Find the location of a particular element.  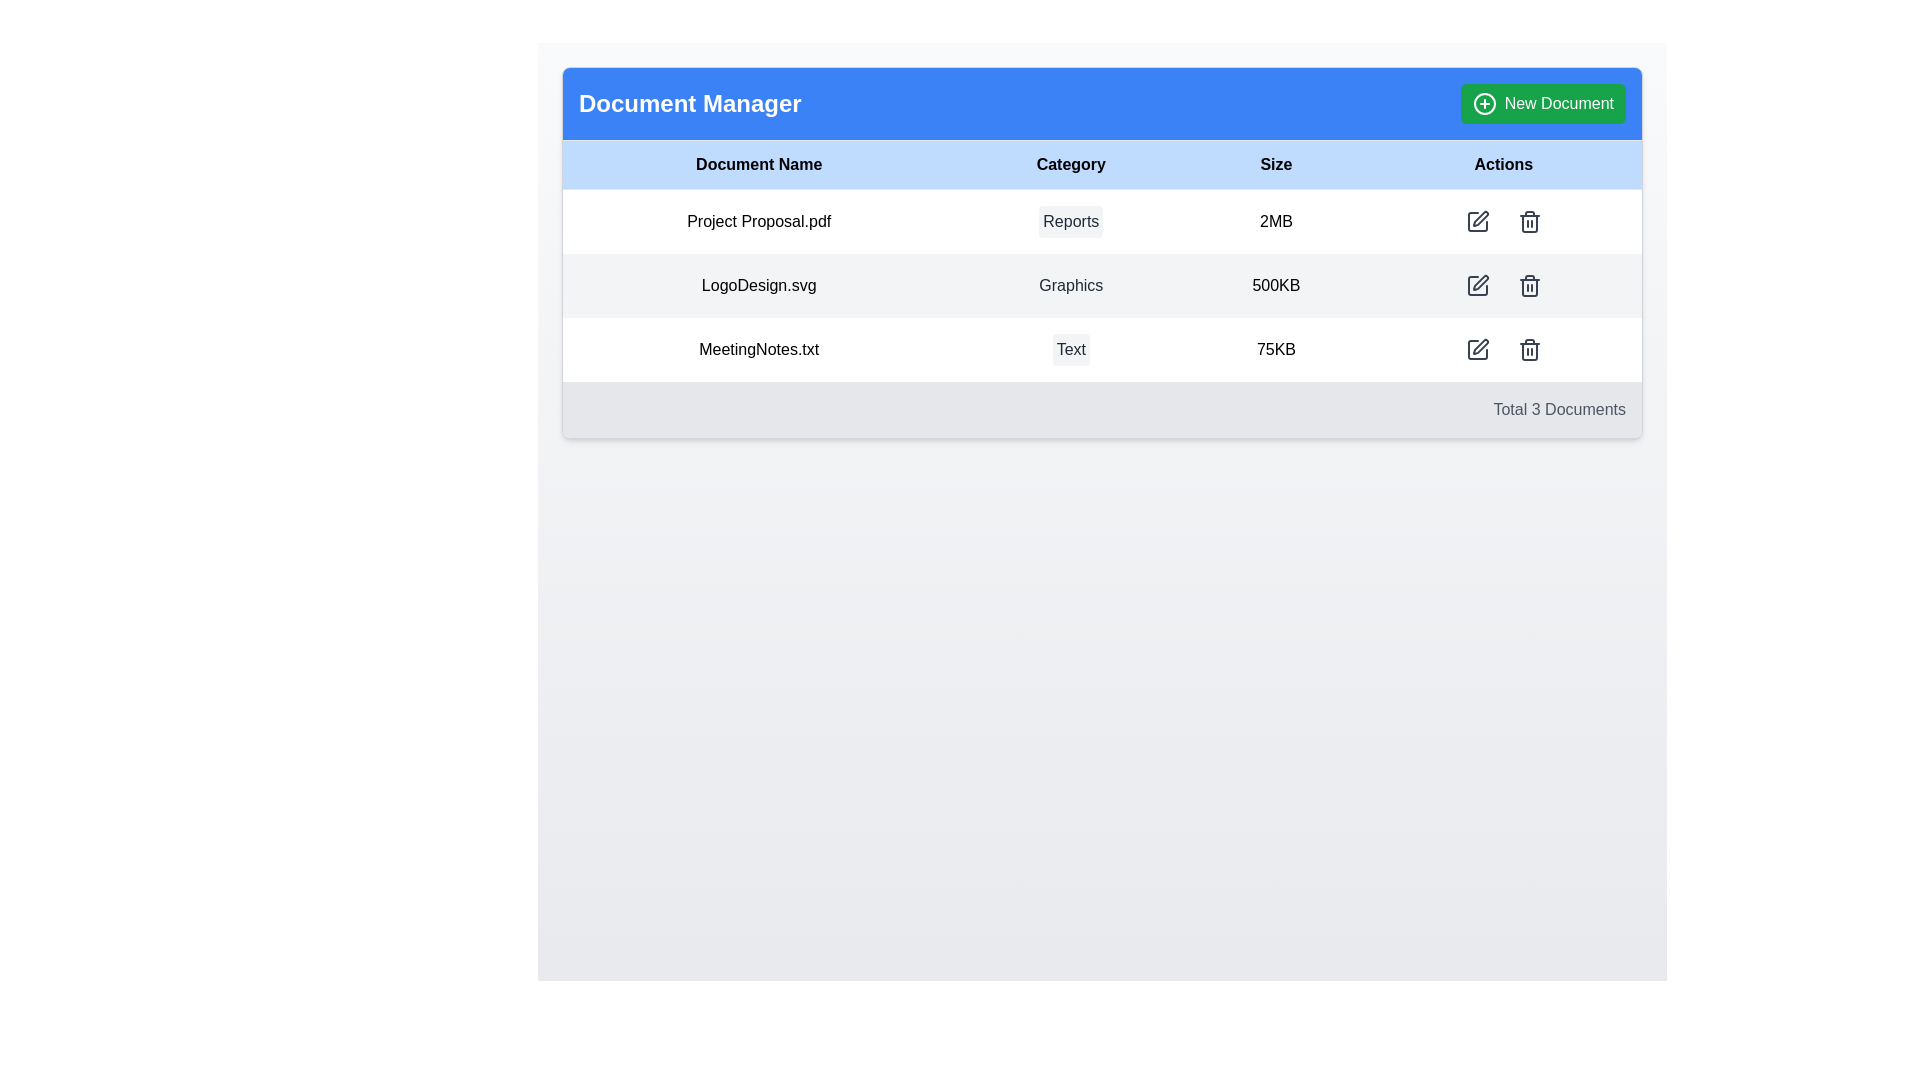

the Icon Button located in the 'Actions' column, second row, corresponding to the 'LogoDesign.svg' document is located at coordinates (1480, 282).